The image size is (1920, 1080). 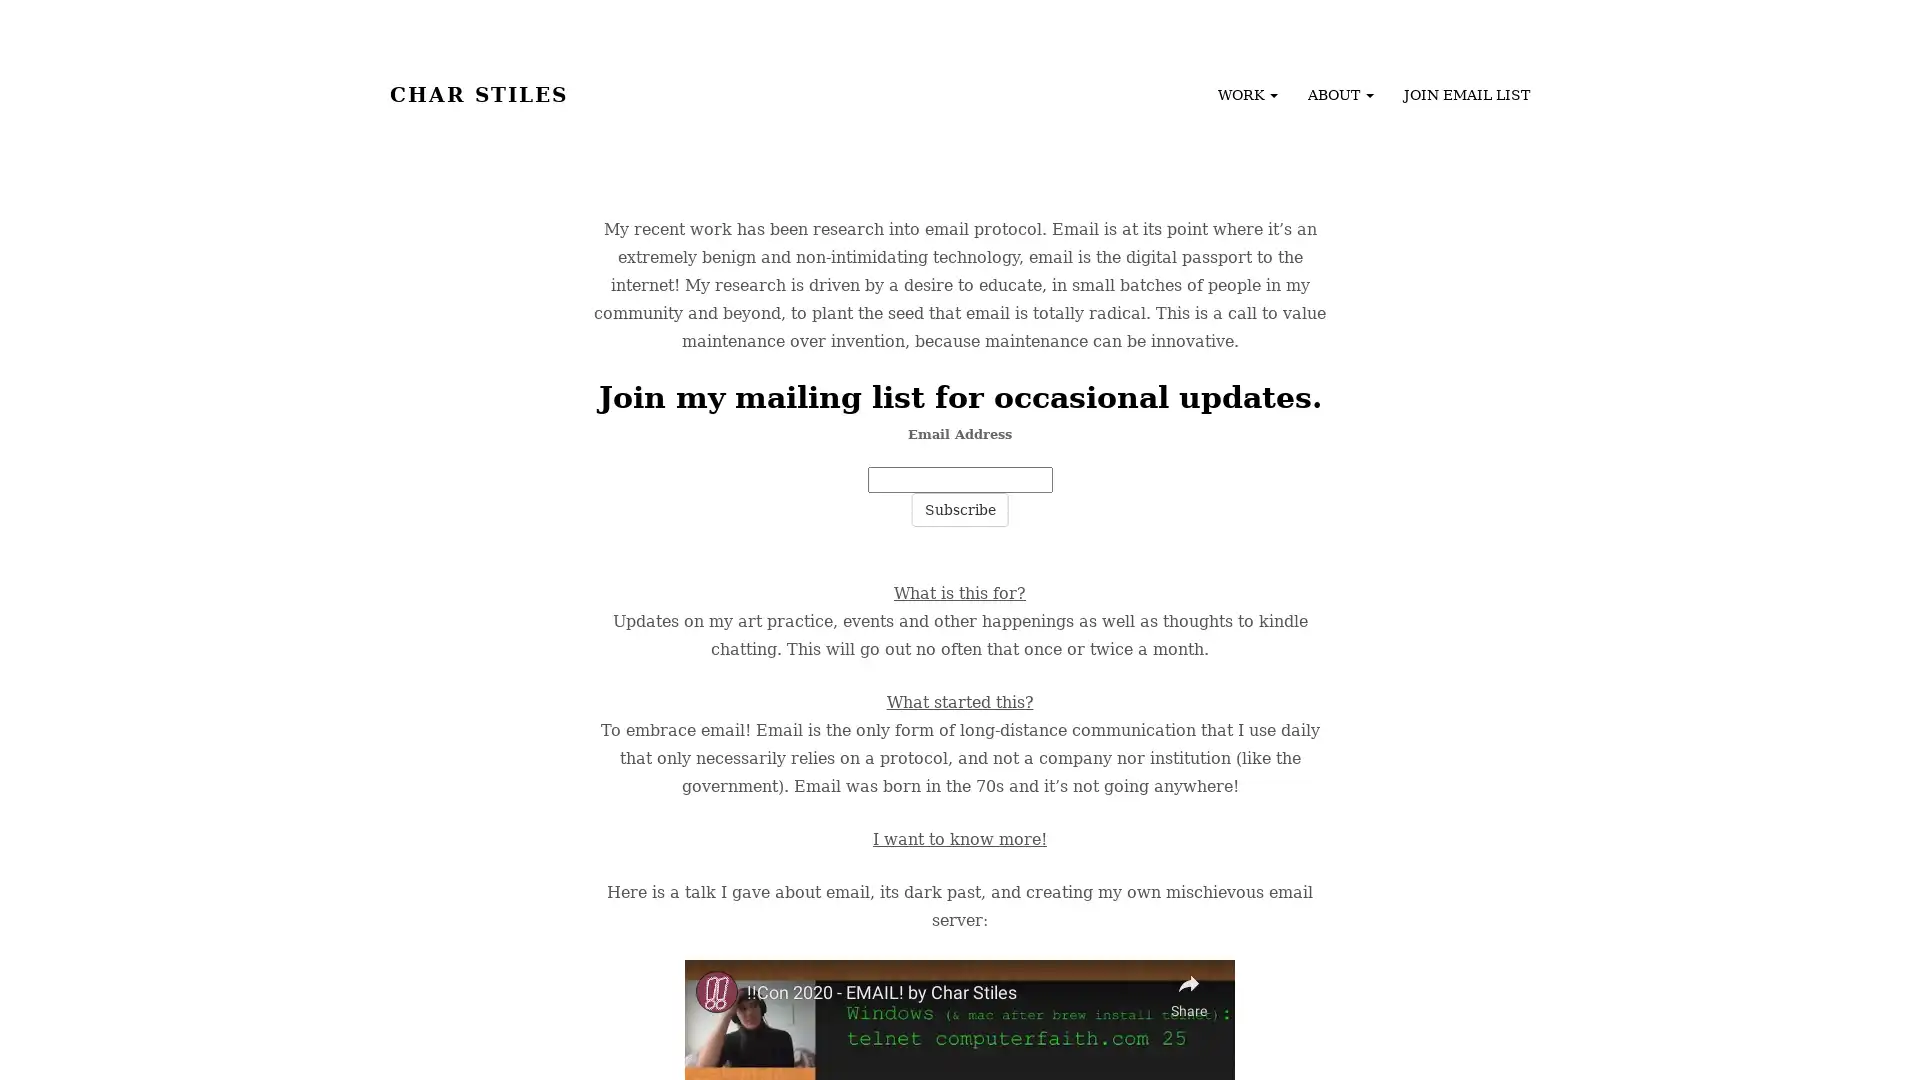 I want to click on Subscribe, so click(x=958, y=508).